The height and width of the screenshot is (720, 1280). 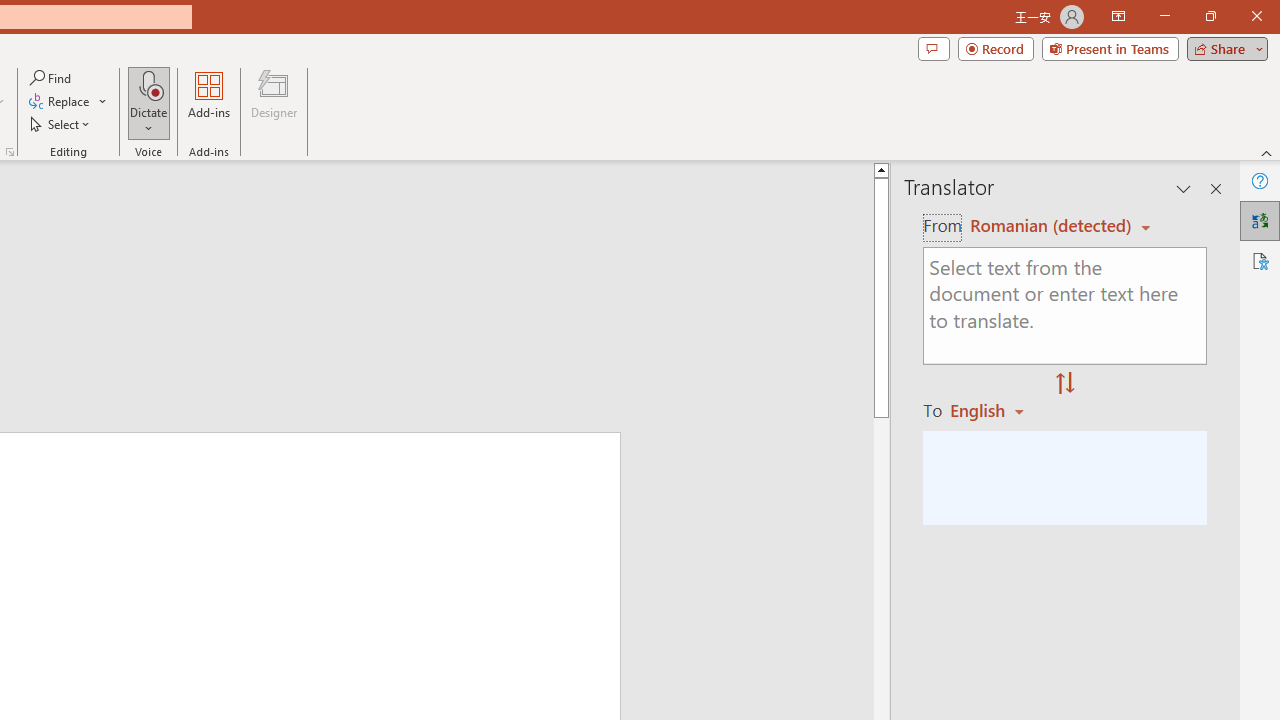 I want to click on 'Romanian', so click(x=994, y=409).